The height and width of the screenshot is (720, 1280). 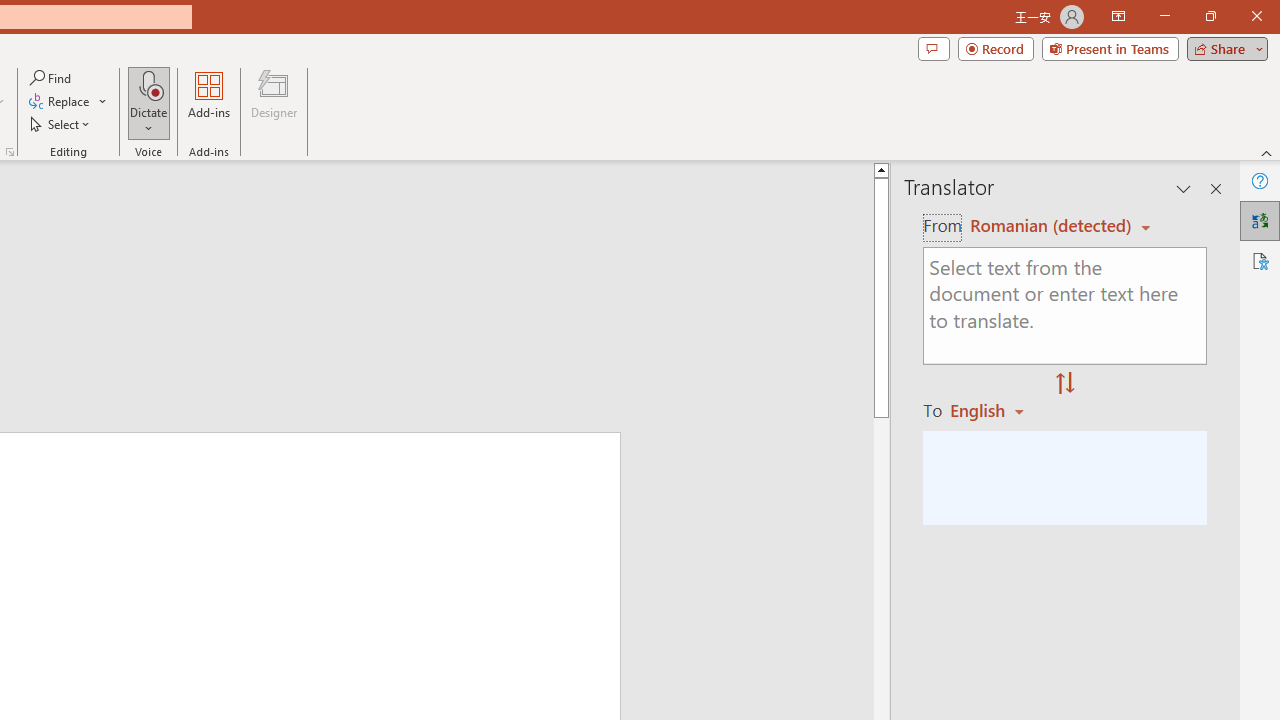 I want to click on 'Romanian', so click(x=994, y=409).